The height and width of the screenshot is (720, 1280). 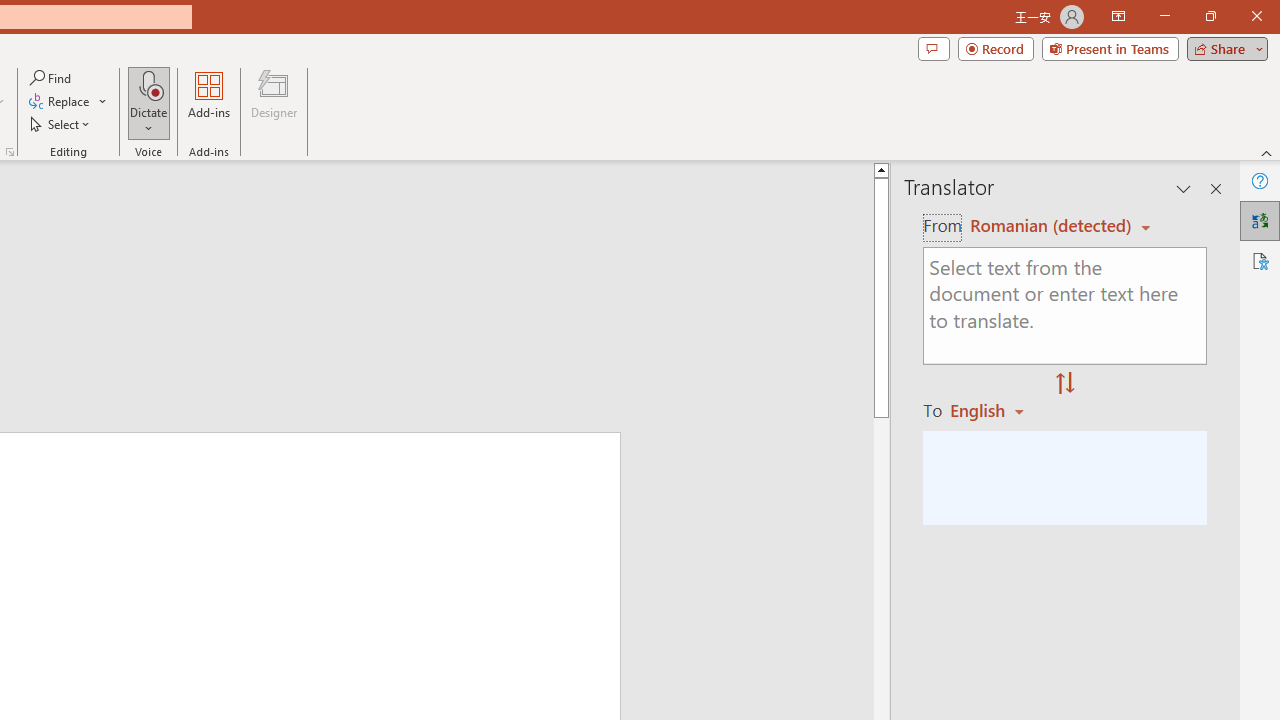 I want to click on 'Romanian', so click(x=994, y=409).